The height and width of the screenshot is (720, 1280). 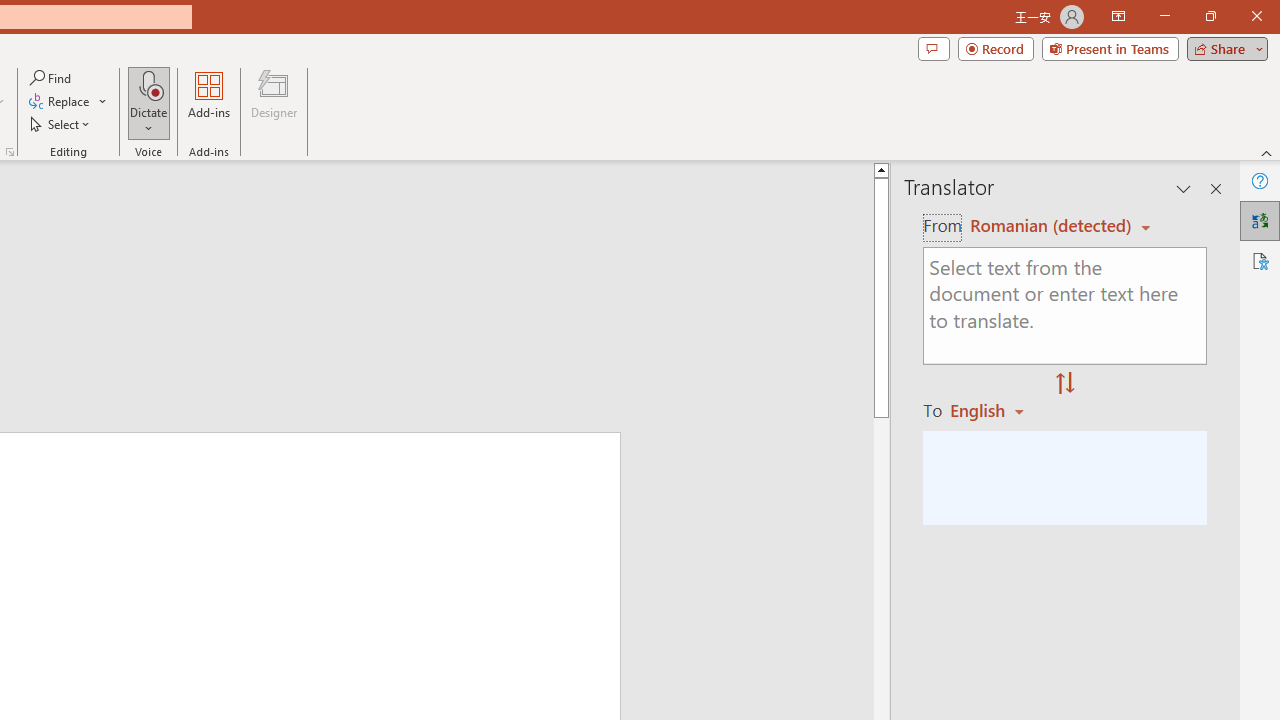 I want to click on 'Romanian', so click(x=994, y=409).